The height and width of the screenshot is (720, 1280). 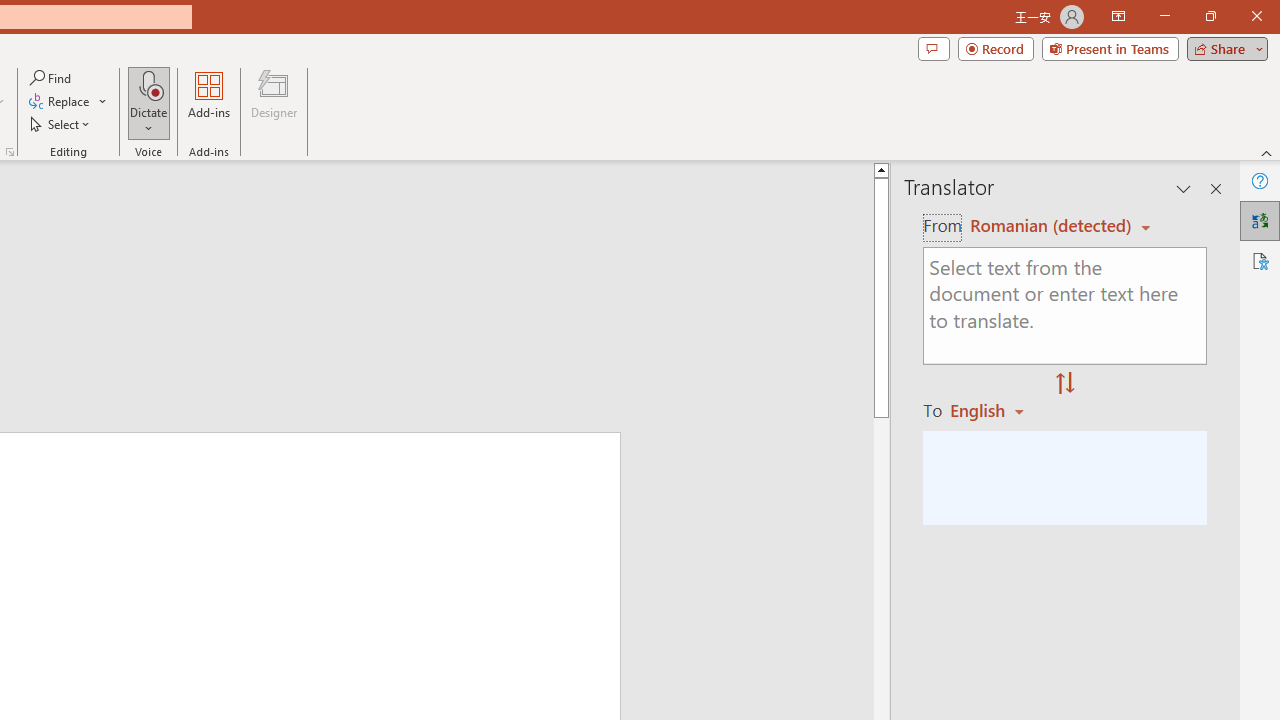 I want to click on 'Romanian', so click(x=994, y=409).